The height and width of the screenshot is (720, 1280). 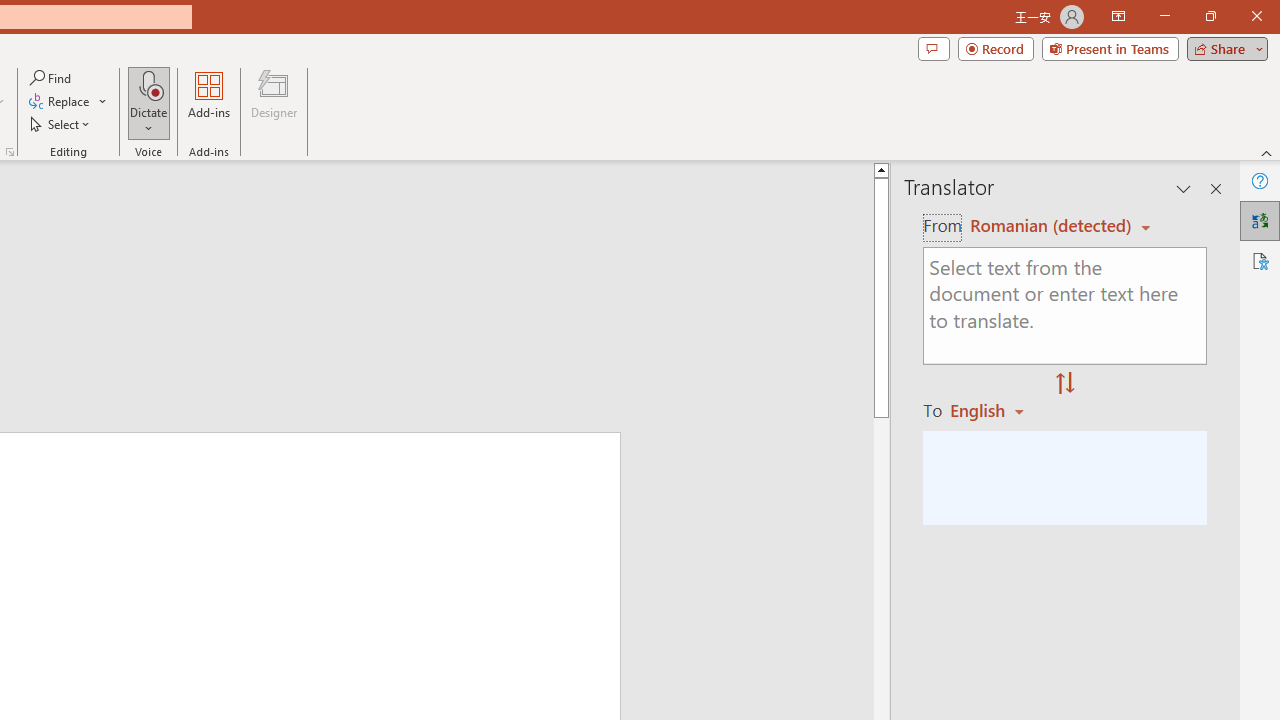 I want to click on 'Romanian', so click(x=994, y=409).